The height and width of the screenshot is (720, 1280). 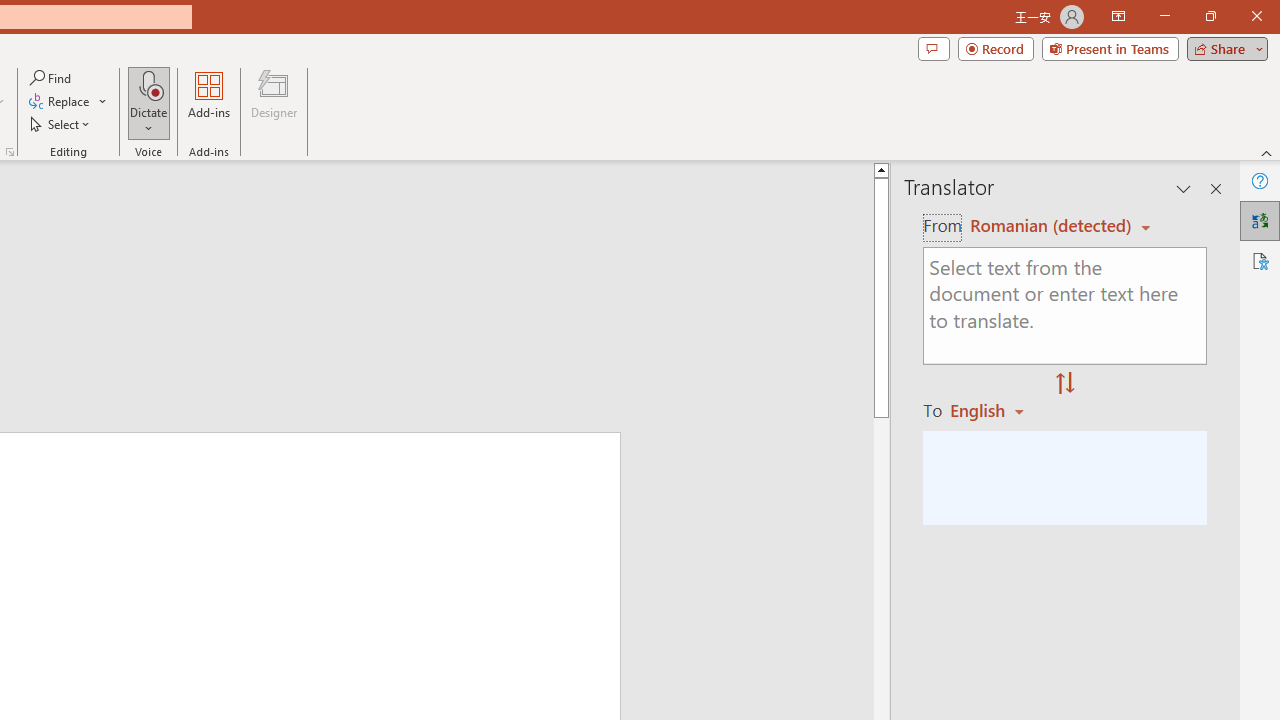 I want to click on 'Romanian', so click(x=994, y=409).